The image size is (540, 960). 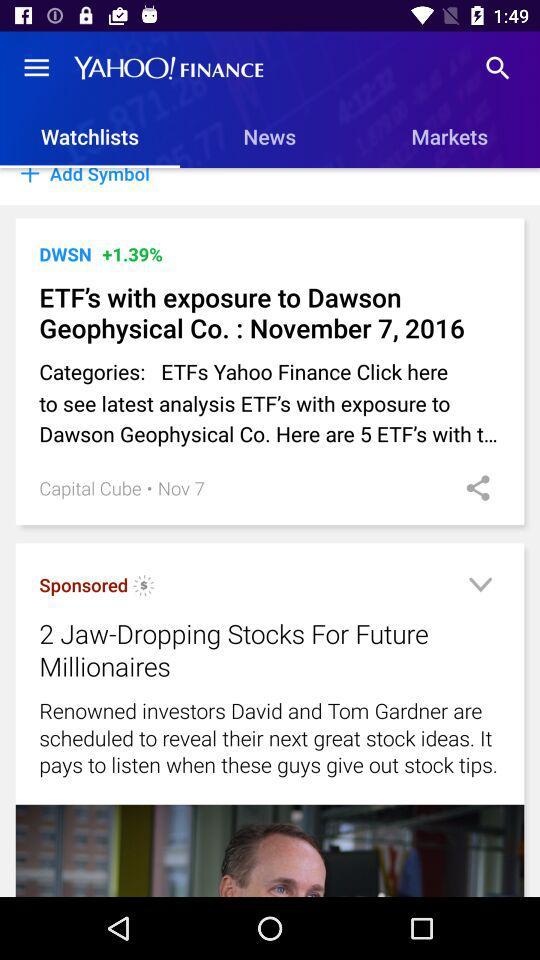 What do you see at coordinates (65, 253) in the screenshot?
I see `dwsn` at bounding box center [65, 253].